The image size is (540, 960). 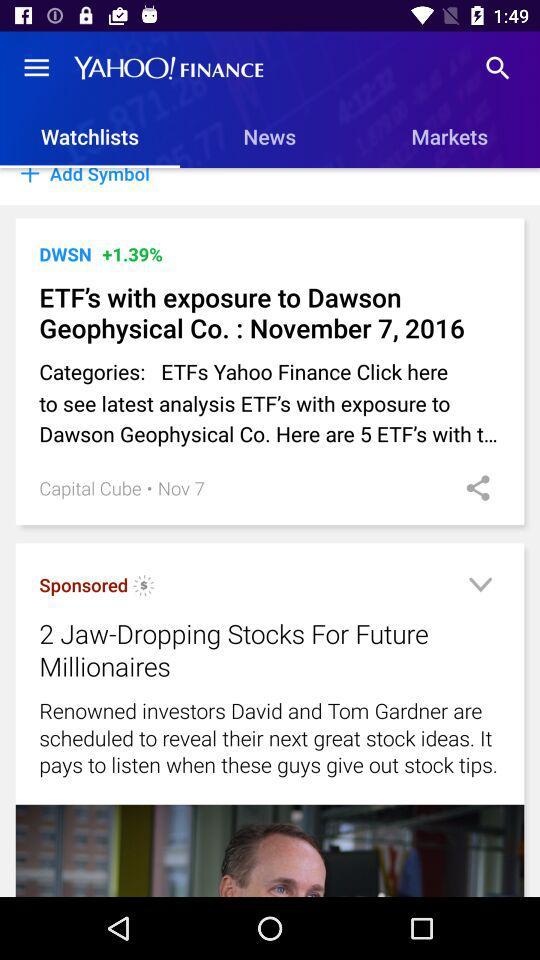 What do you see at coordinates (65, 253) in the screenshot?
I see `dwsn` at bounding box center [65, 253].